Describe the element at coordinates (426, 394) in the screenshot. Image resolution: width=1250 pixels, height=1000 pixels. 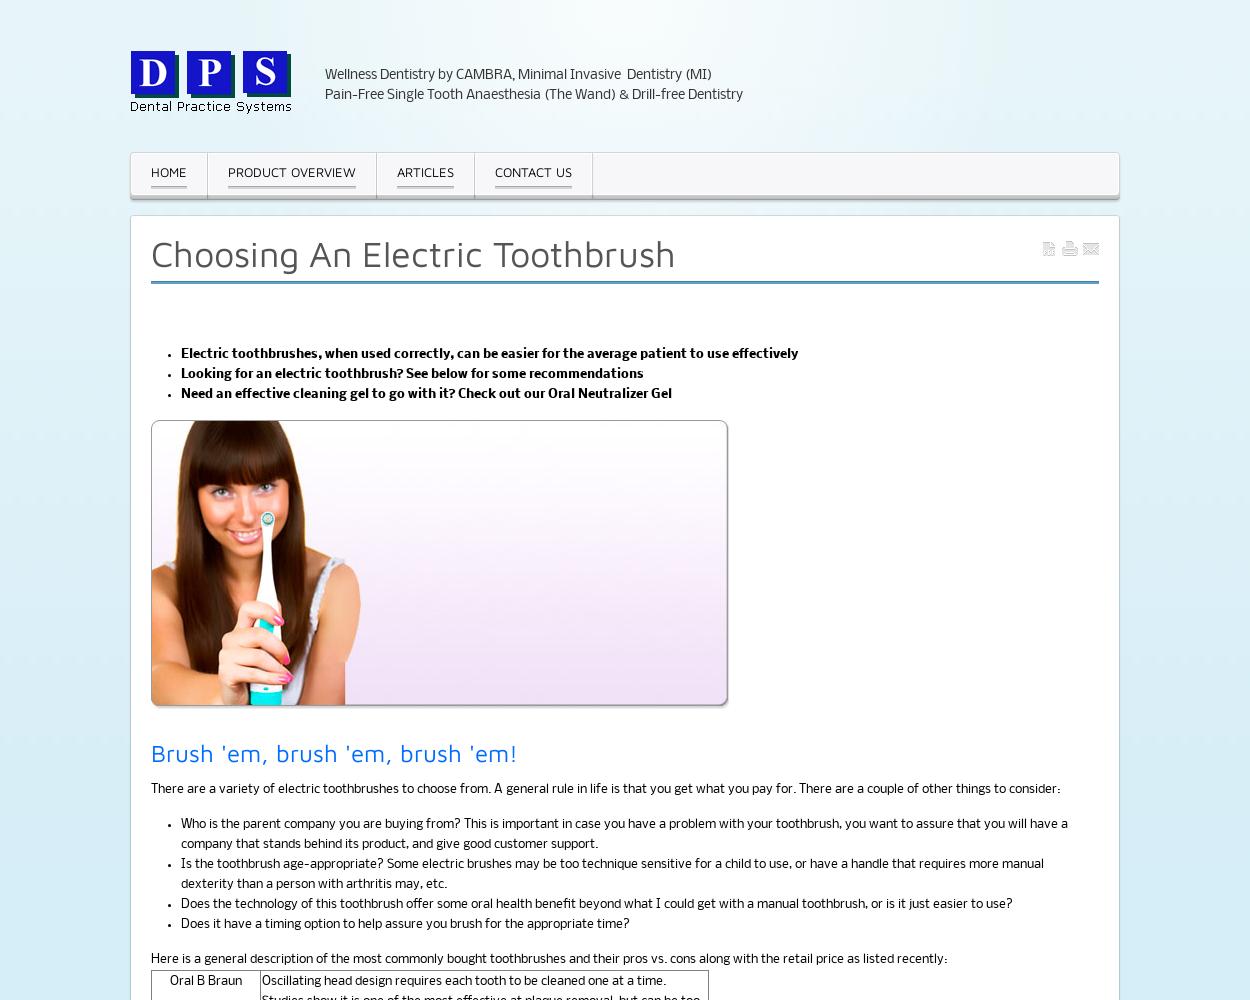
I see `'Need an effective cleaning gel to go with it? Check out our Oral Neutralizer Gel'` at that location.